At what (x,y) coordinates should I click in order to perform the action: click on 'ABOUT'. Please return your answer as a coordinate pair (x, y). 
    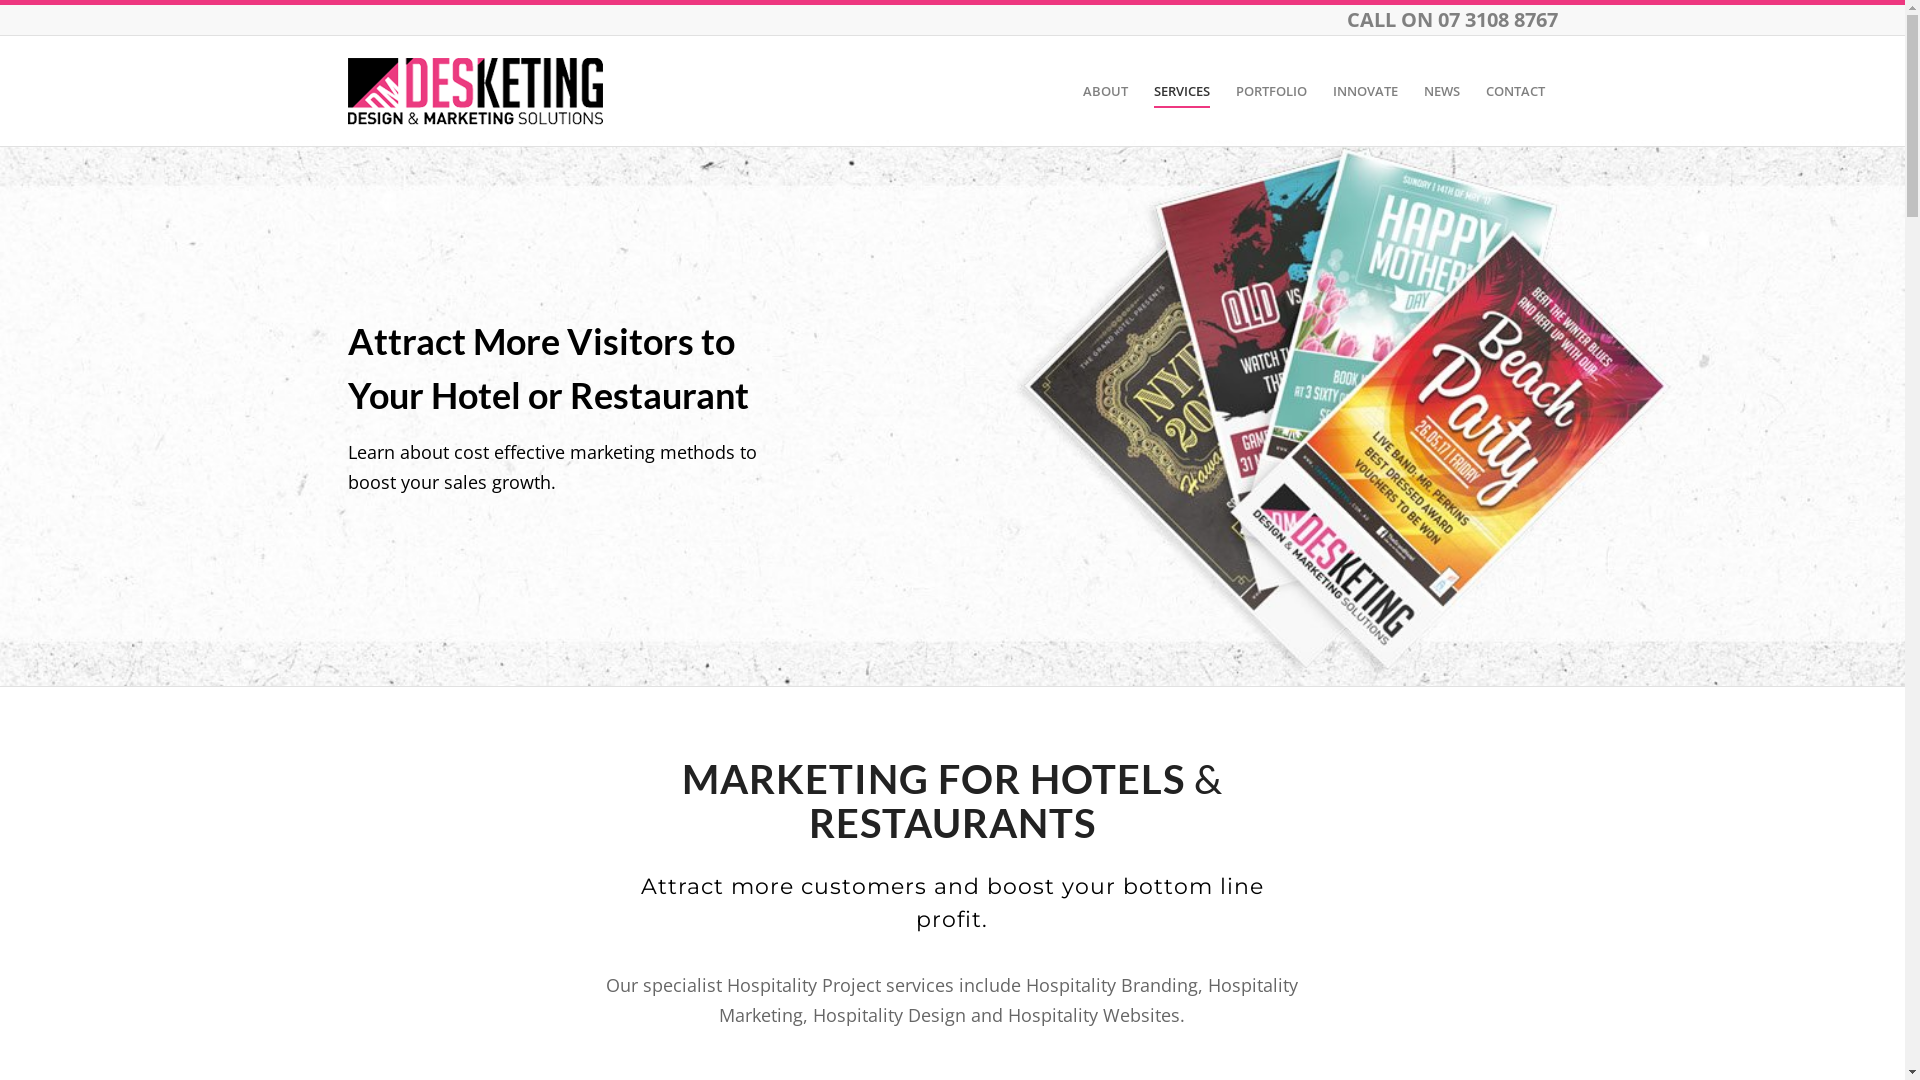
    Looking at the image, I should click on (1104, 91).